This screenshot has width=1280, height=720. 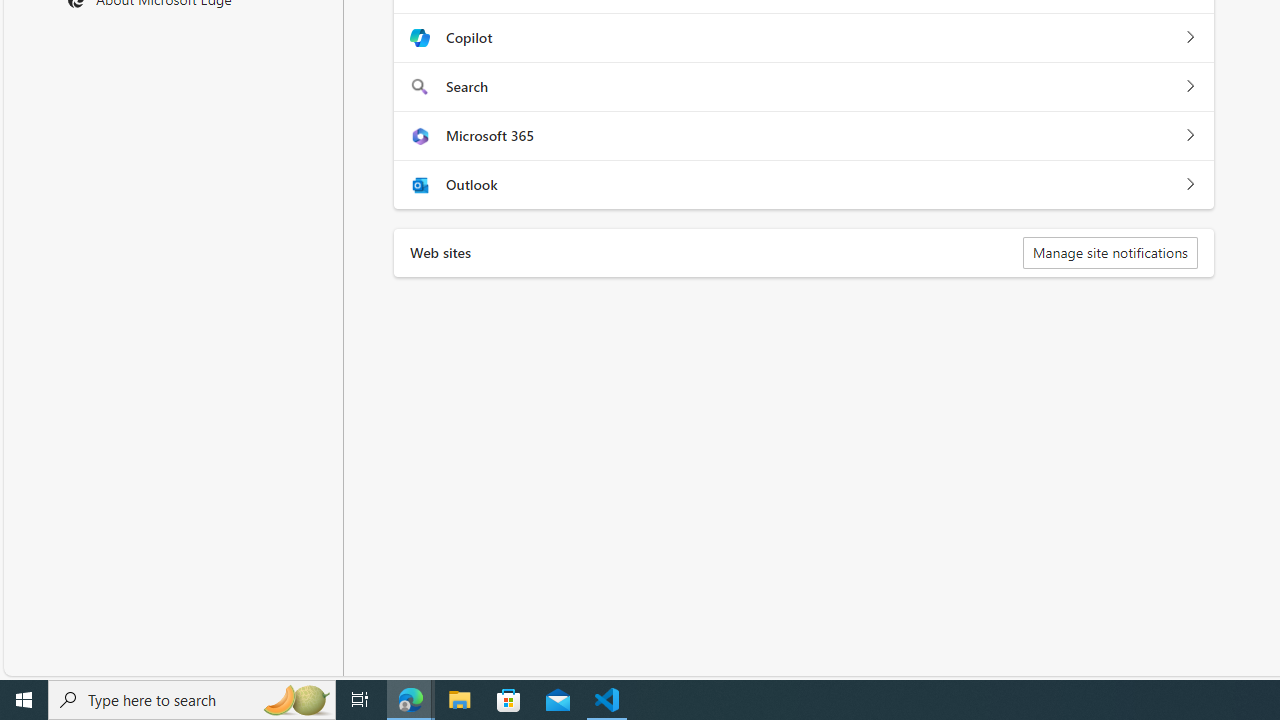 What do you see at coordinates (1108, 252) in the screenshot?
I see `'Manage site notifications'` at bounding box center [1108, 252].